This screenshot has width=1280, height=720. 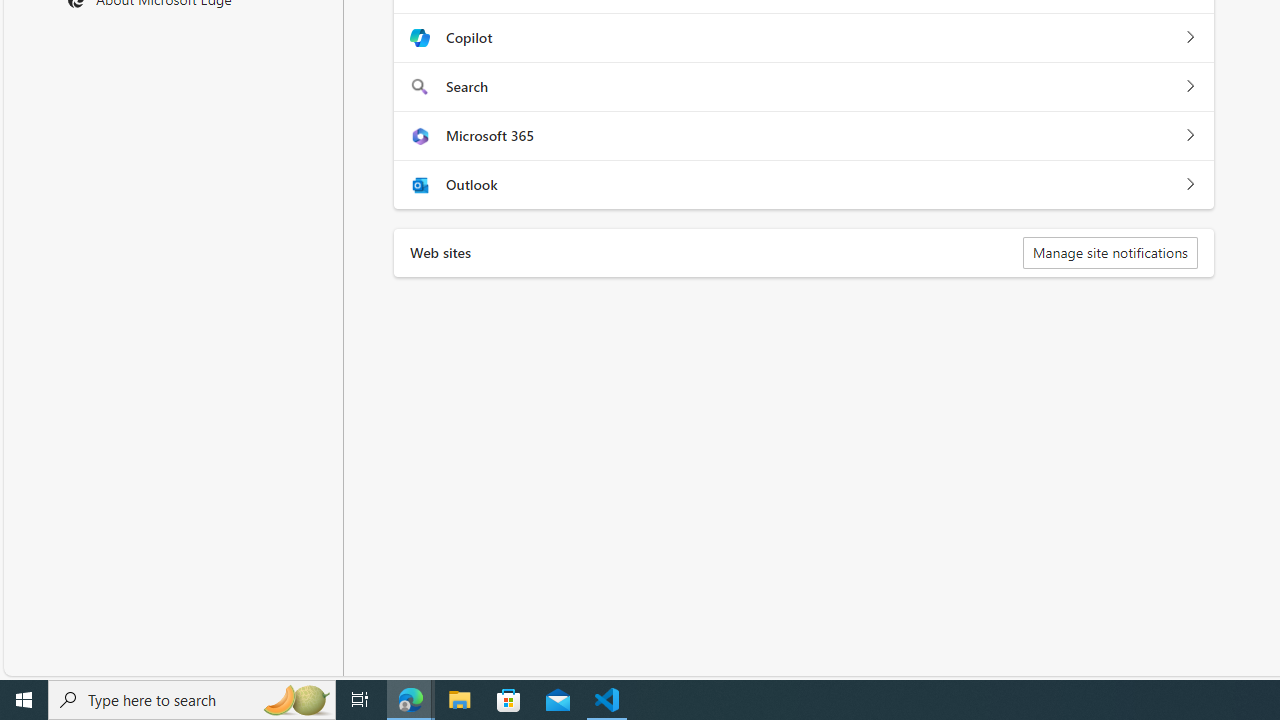 What do you see at coordinates (1108, 252) in the screenshot?
I see `'Manage site notifications'` at bounding box center [1108, 252].